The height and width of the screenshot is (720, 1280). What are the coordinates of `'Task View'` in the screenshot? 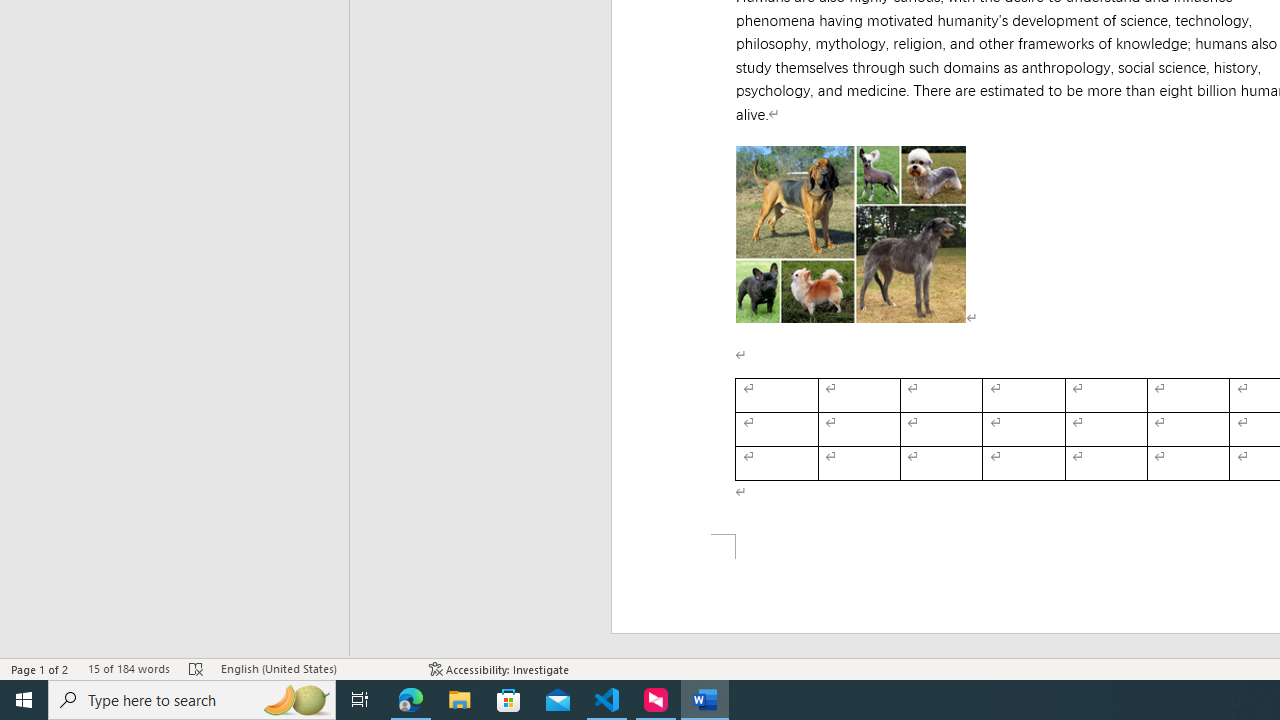 It's located at (359, 698).